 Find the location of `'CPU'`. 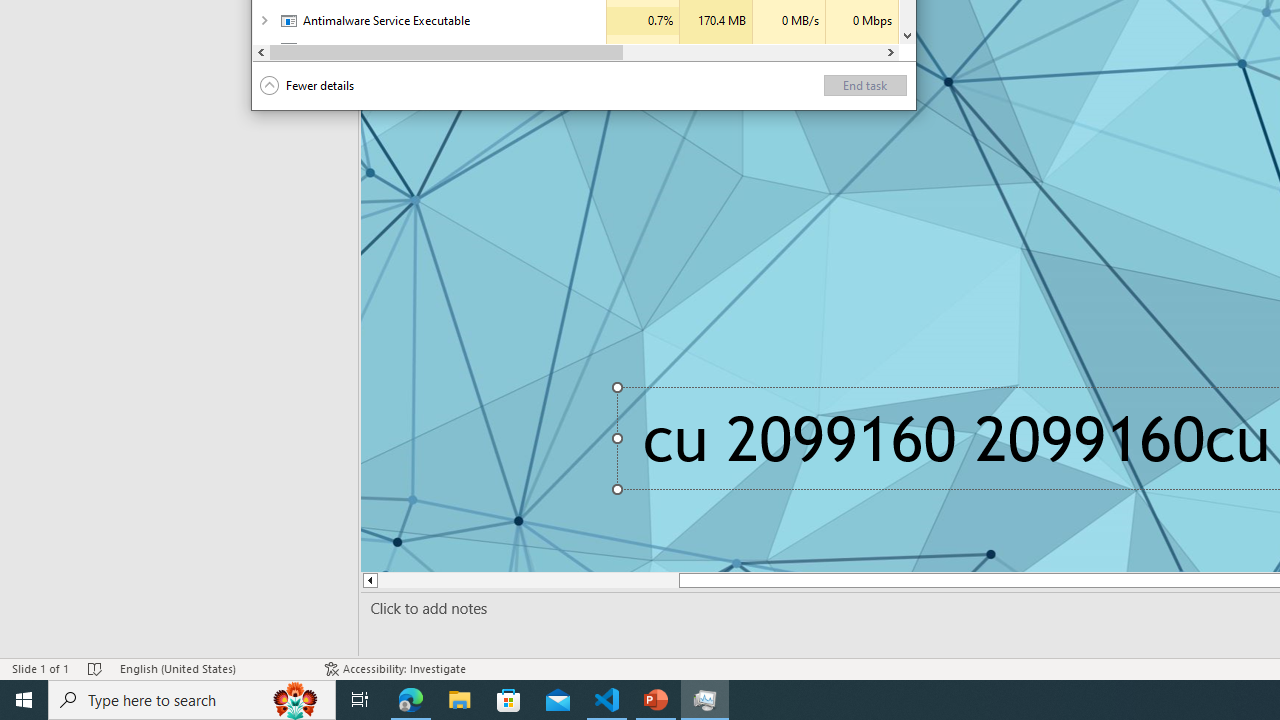

'CPU' is located at coordinates (643, 48).